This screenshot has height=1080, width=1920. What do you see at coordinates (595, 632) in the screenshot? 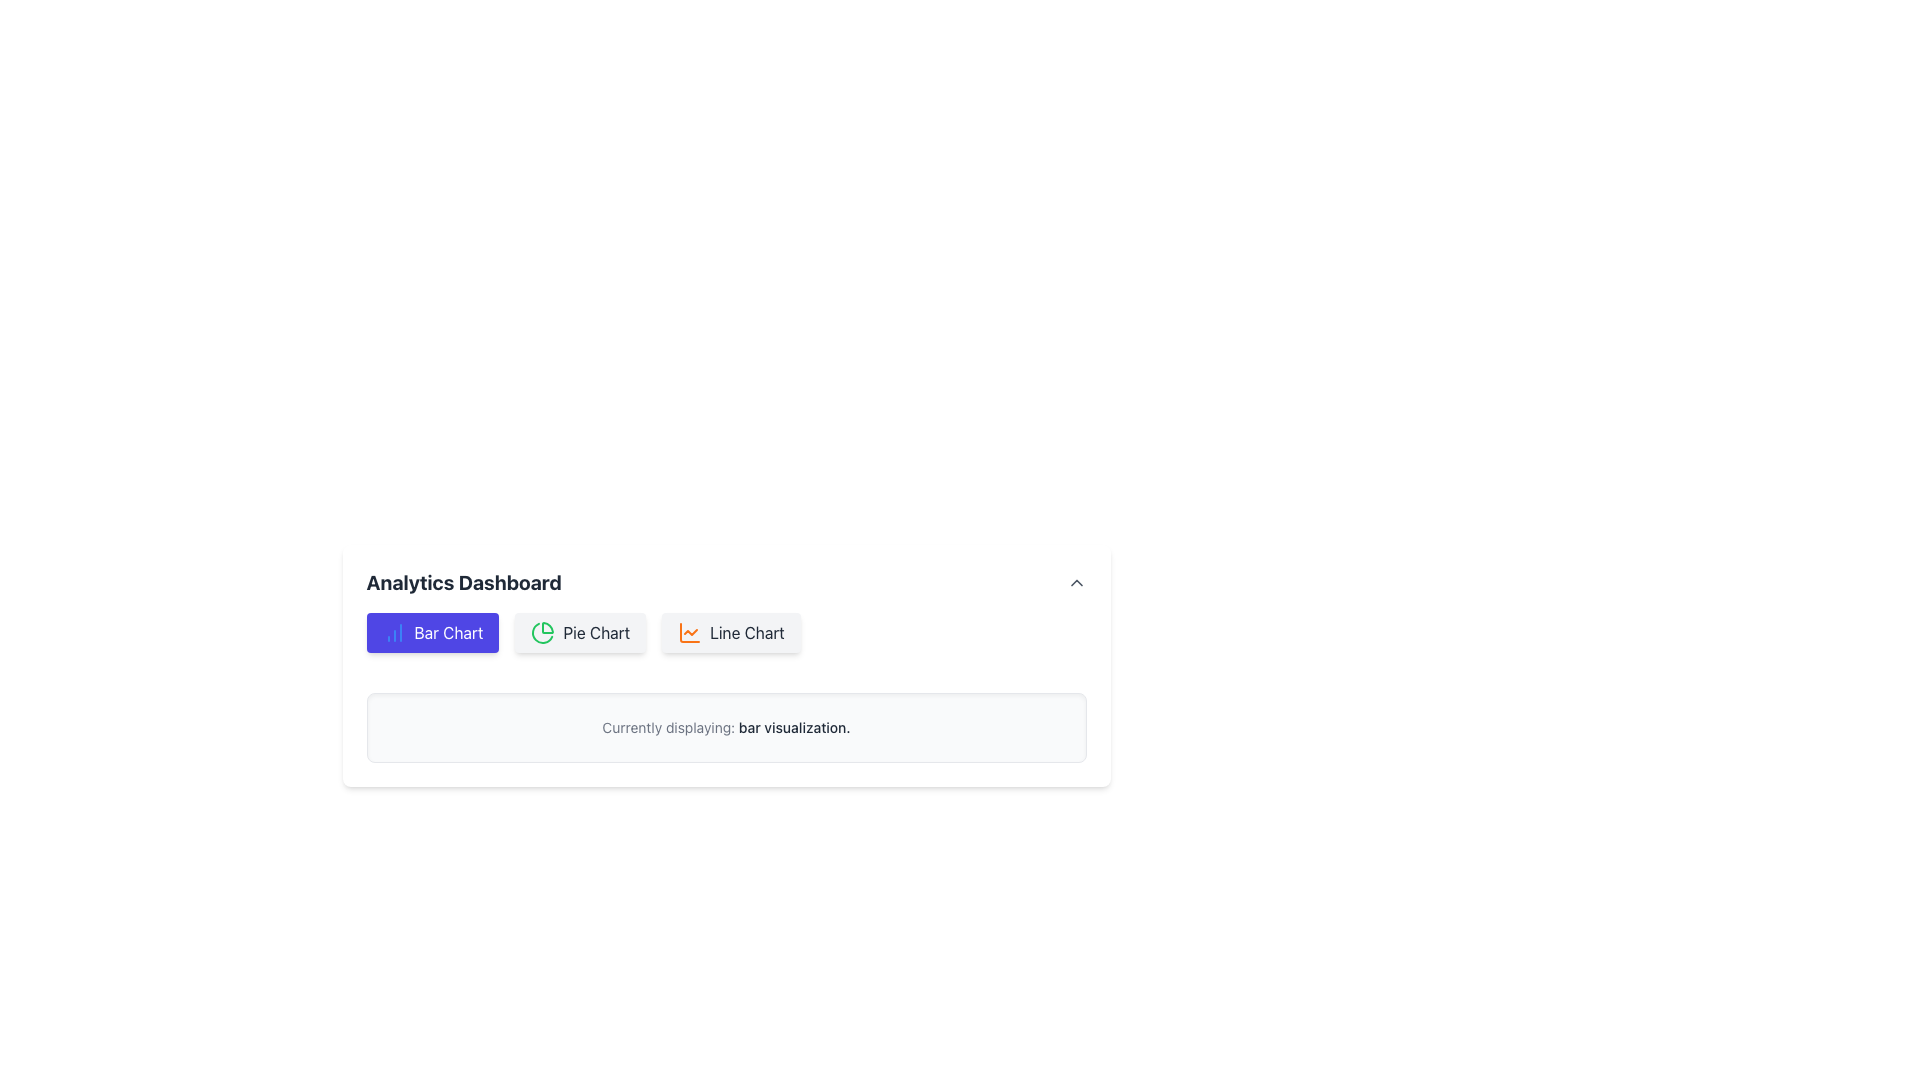
I see `the Text label representing the 'Pie Chart' option in the chart selection row under the 'Analytics Dashboard' heading` at bounding box center [595, 632].